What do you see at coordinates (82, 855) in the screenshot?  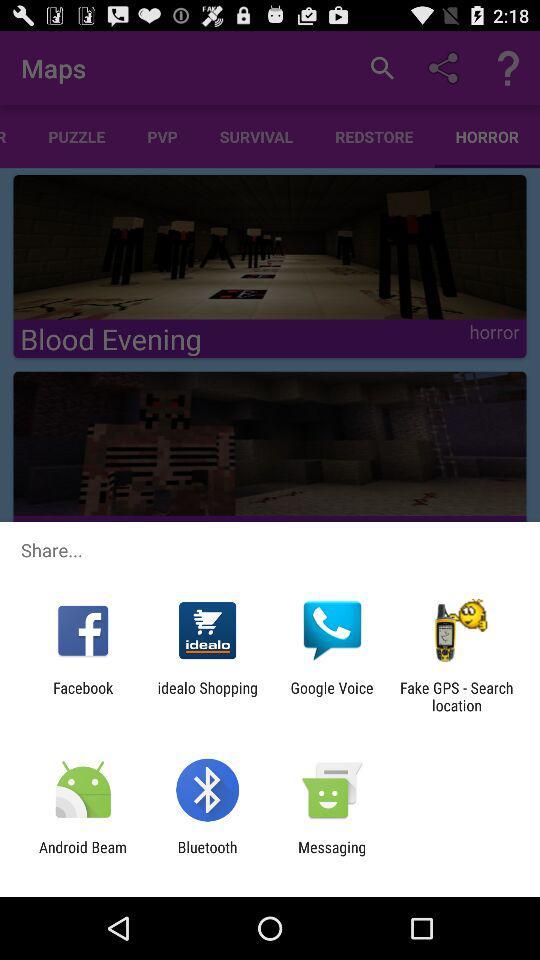 I see `icon next to the bluetooth item` at bounding box center [82, 855].